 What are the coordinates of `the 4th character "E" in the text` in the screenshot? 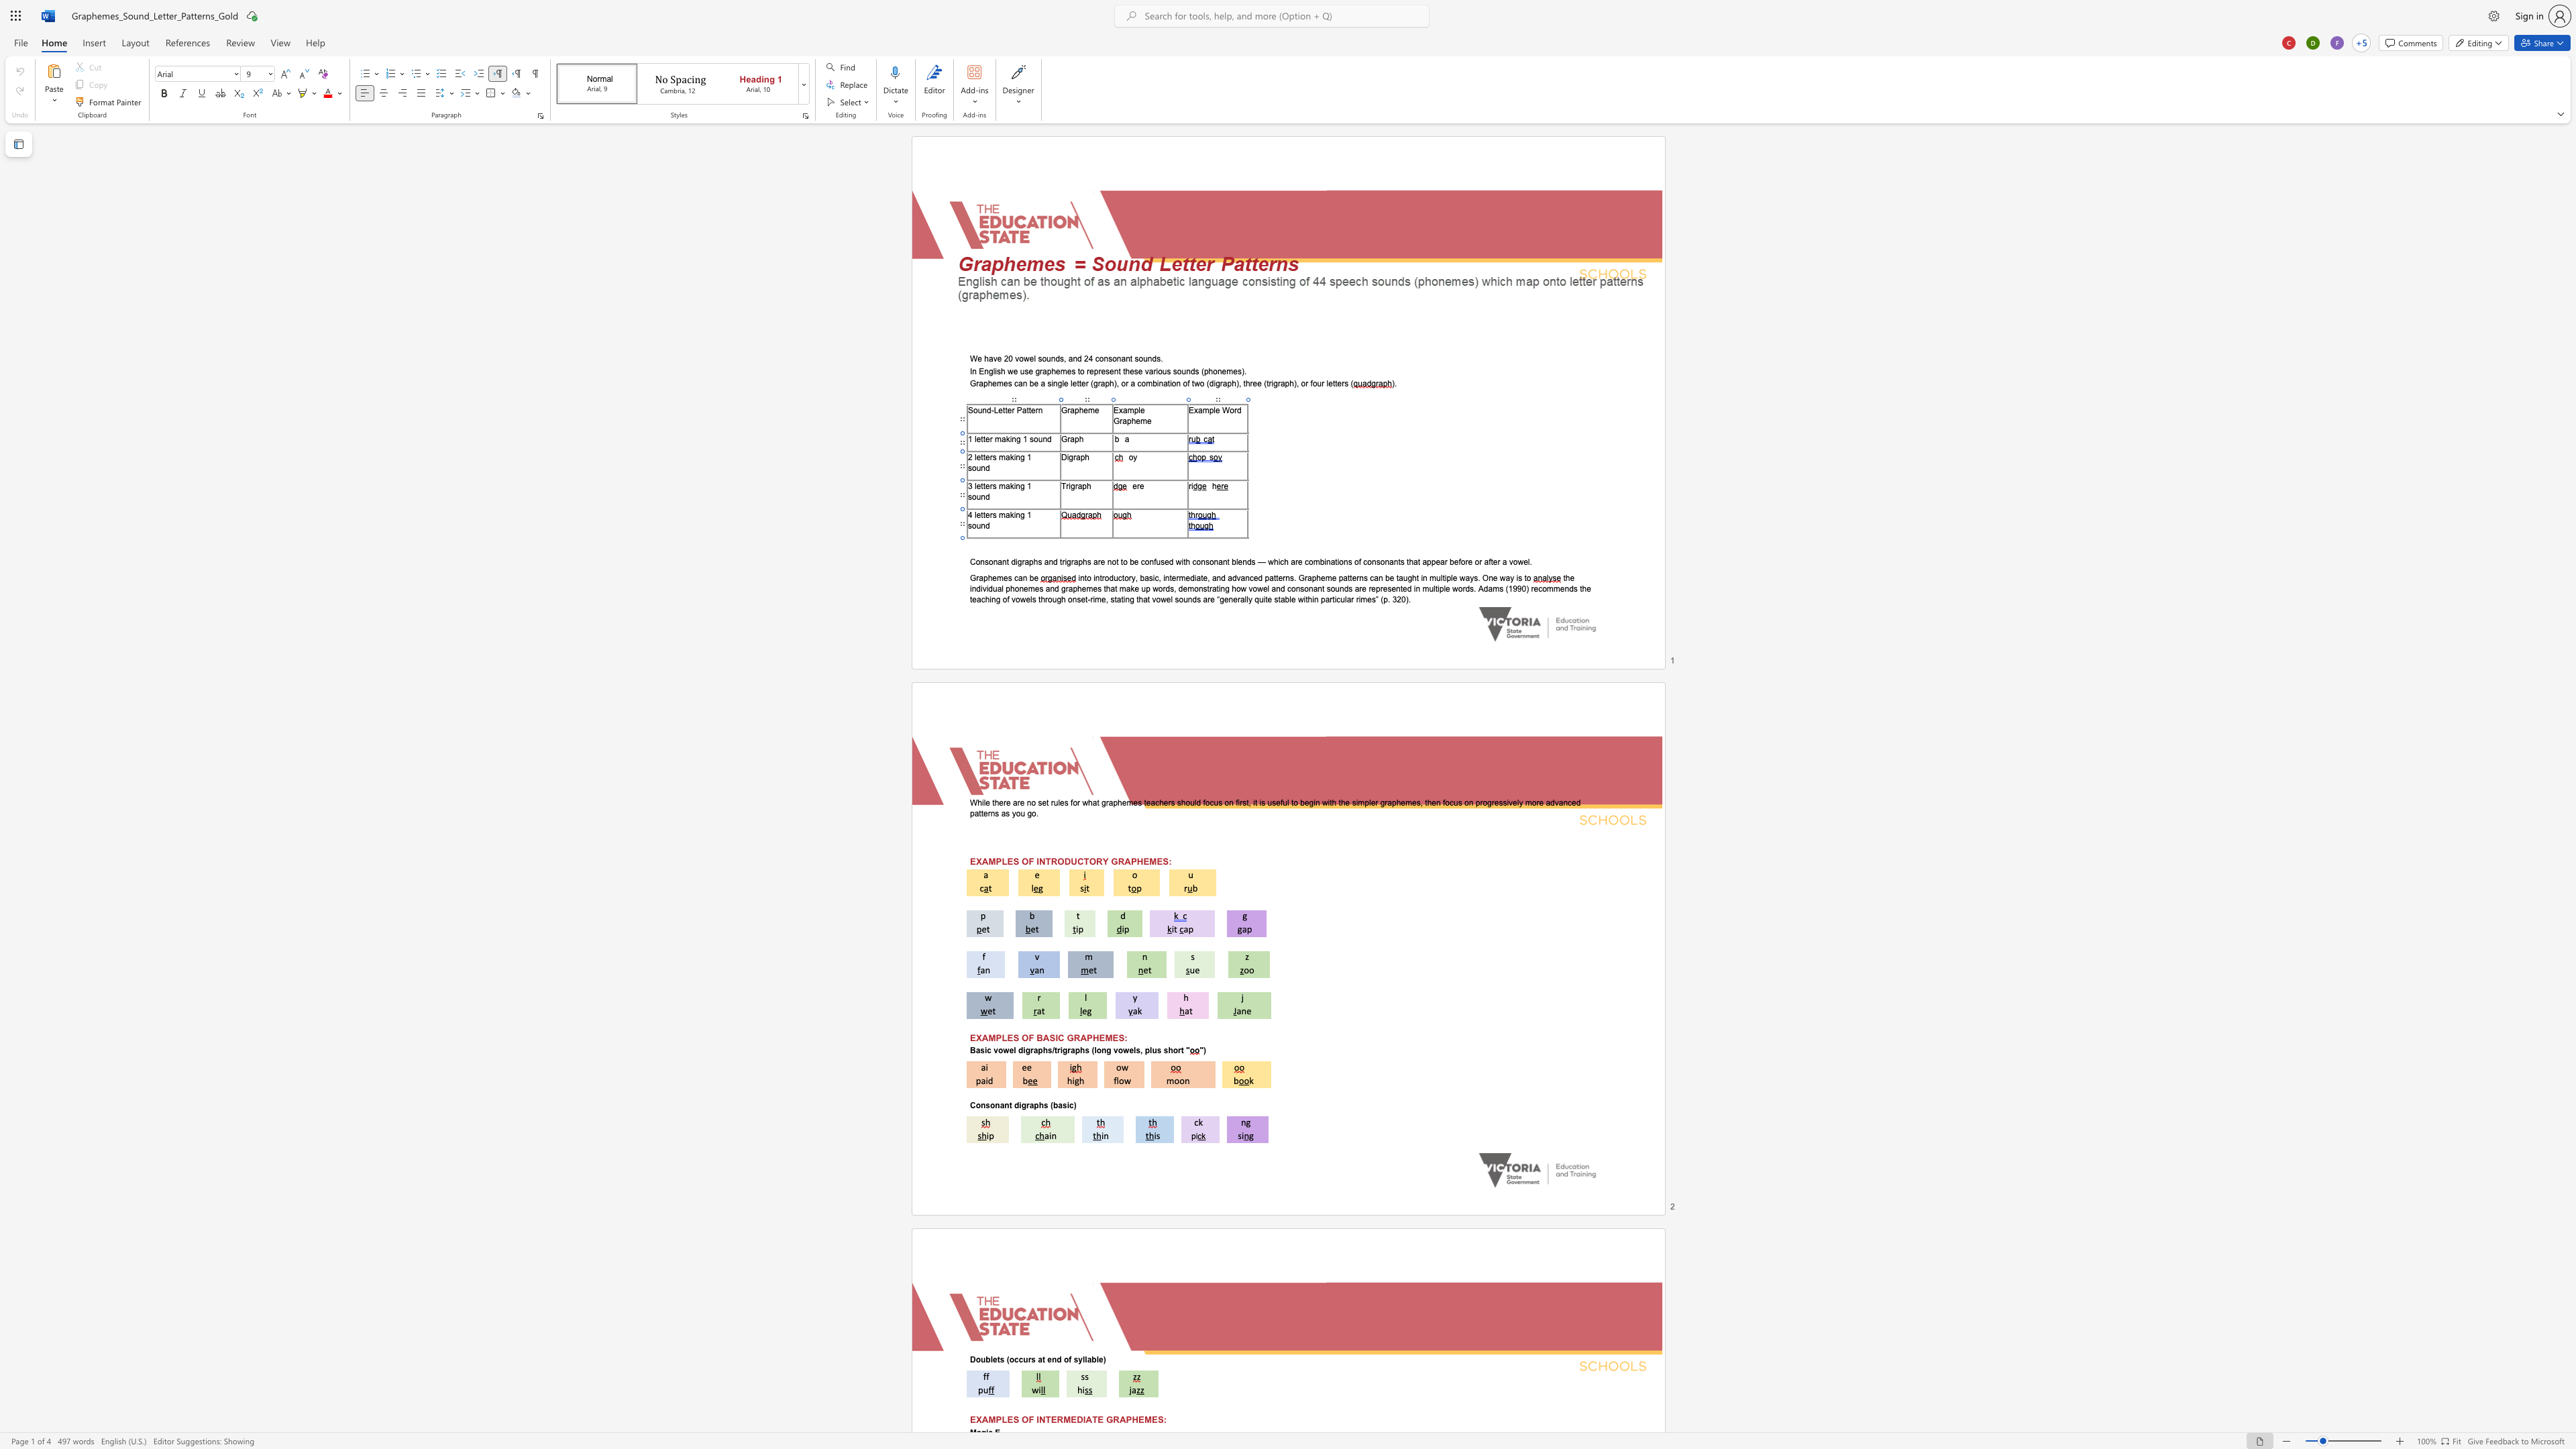 It's located at (1159, 861).